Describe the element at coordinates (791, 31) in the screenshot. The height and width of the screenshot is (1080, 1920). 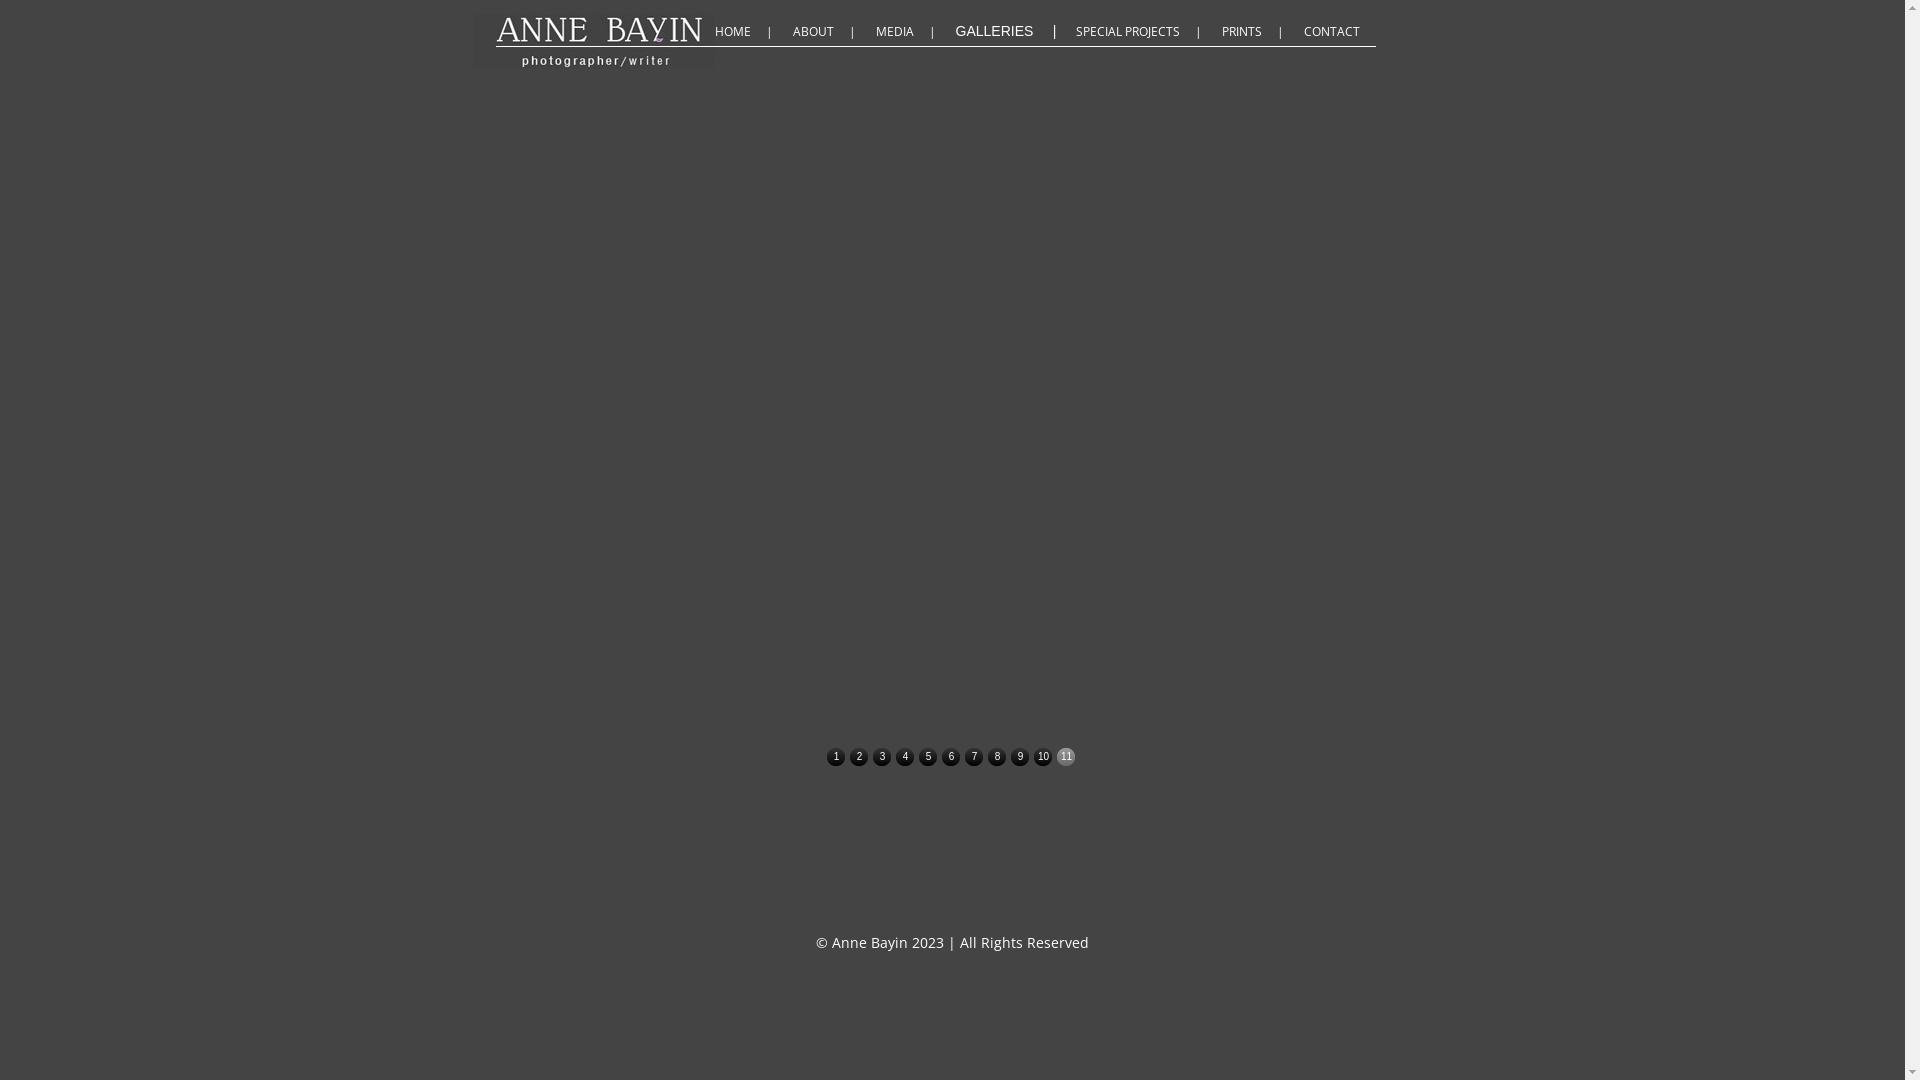
I see `'ABOUT'` at that location.